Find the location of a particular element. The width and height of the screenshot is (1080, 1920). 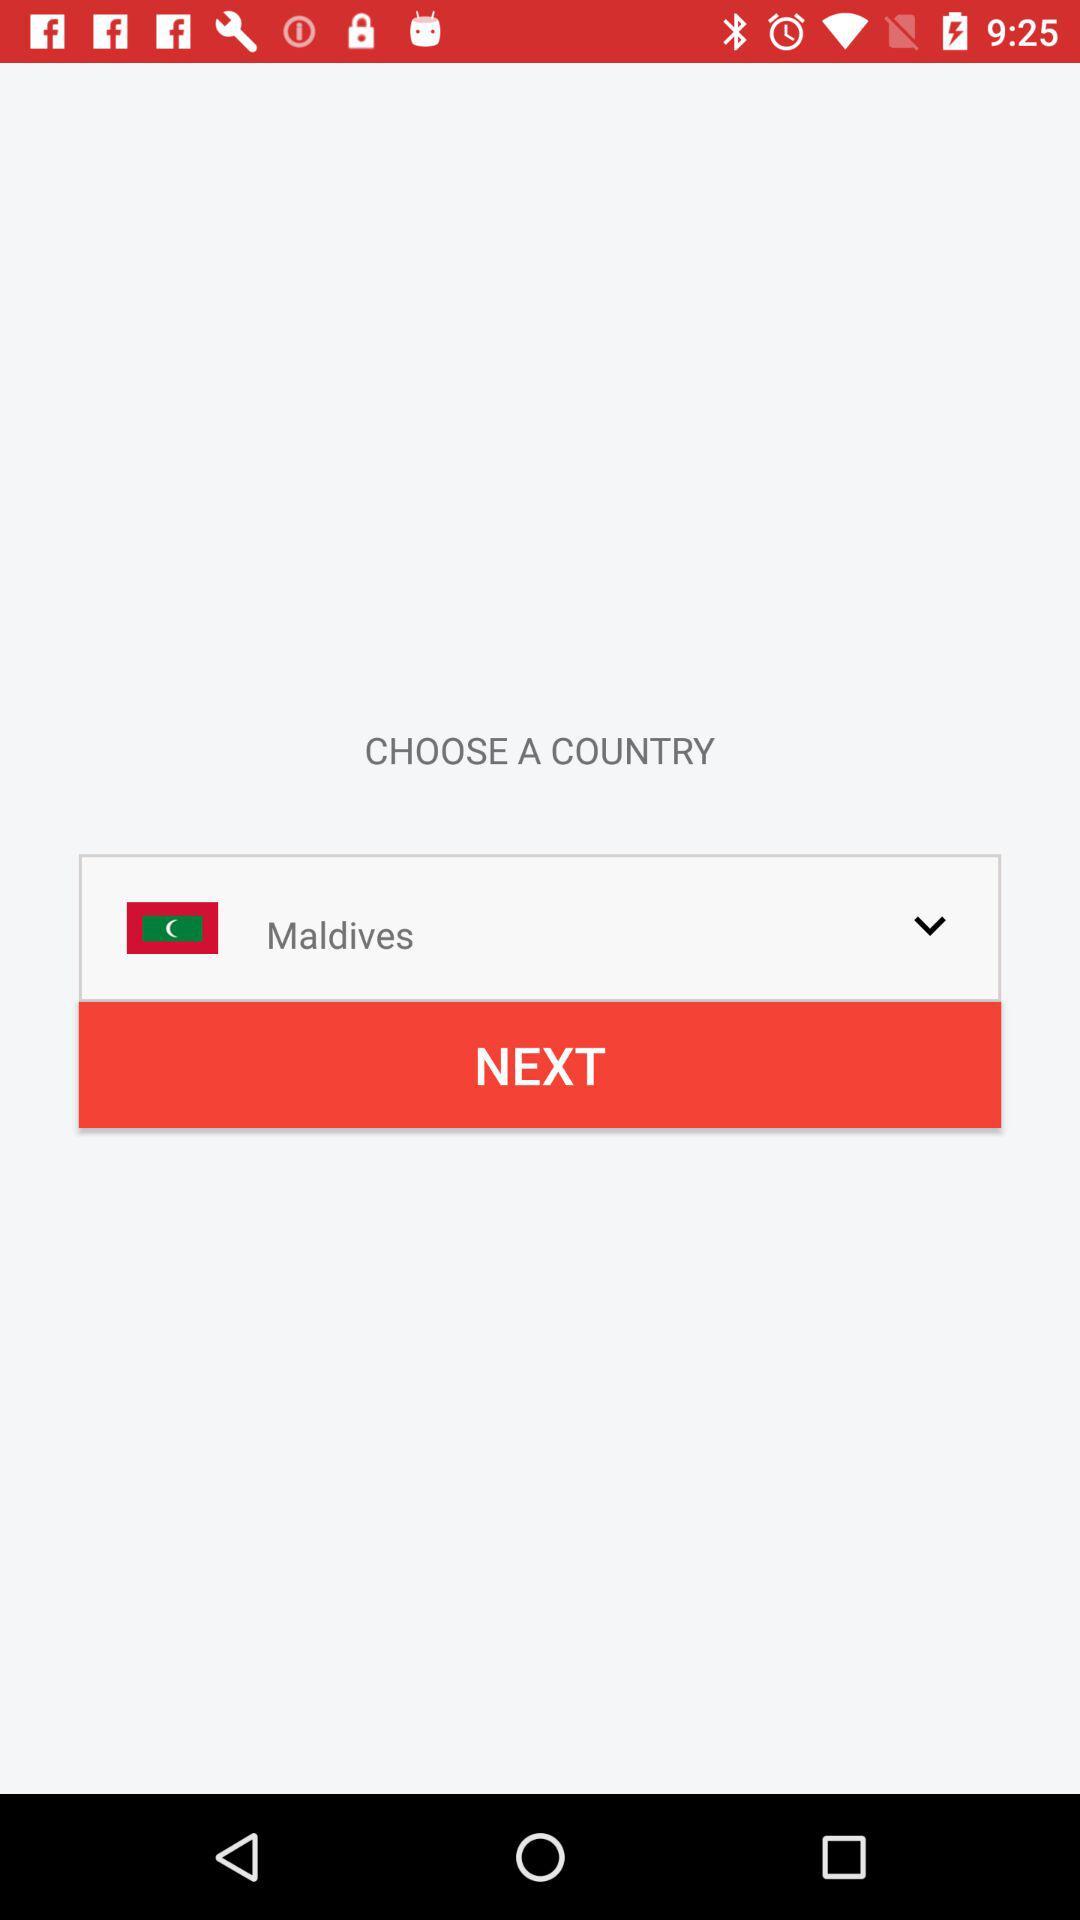

icon above the next item is located at coordinates (929, 924).